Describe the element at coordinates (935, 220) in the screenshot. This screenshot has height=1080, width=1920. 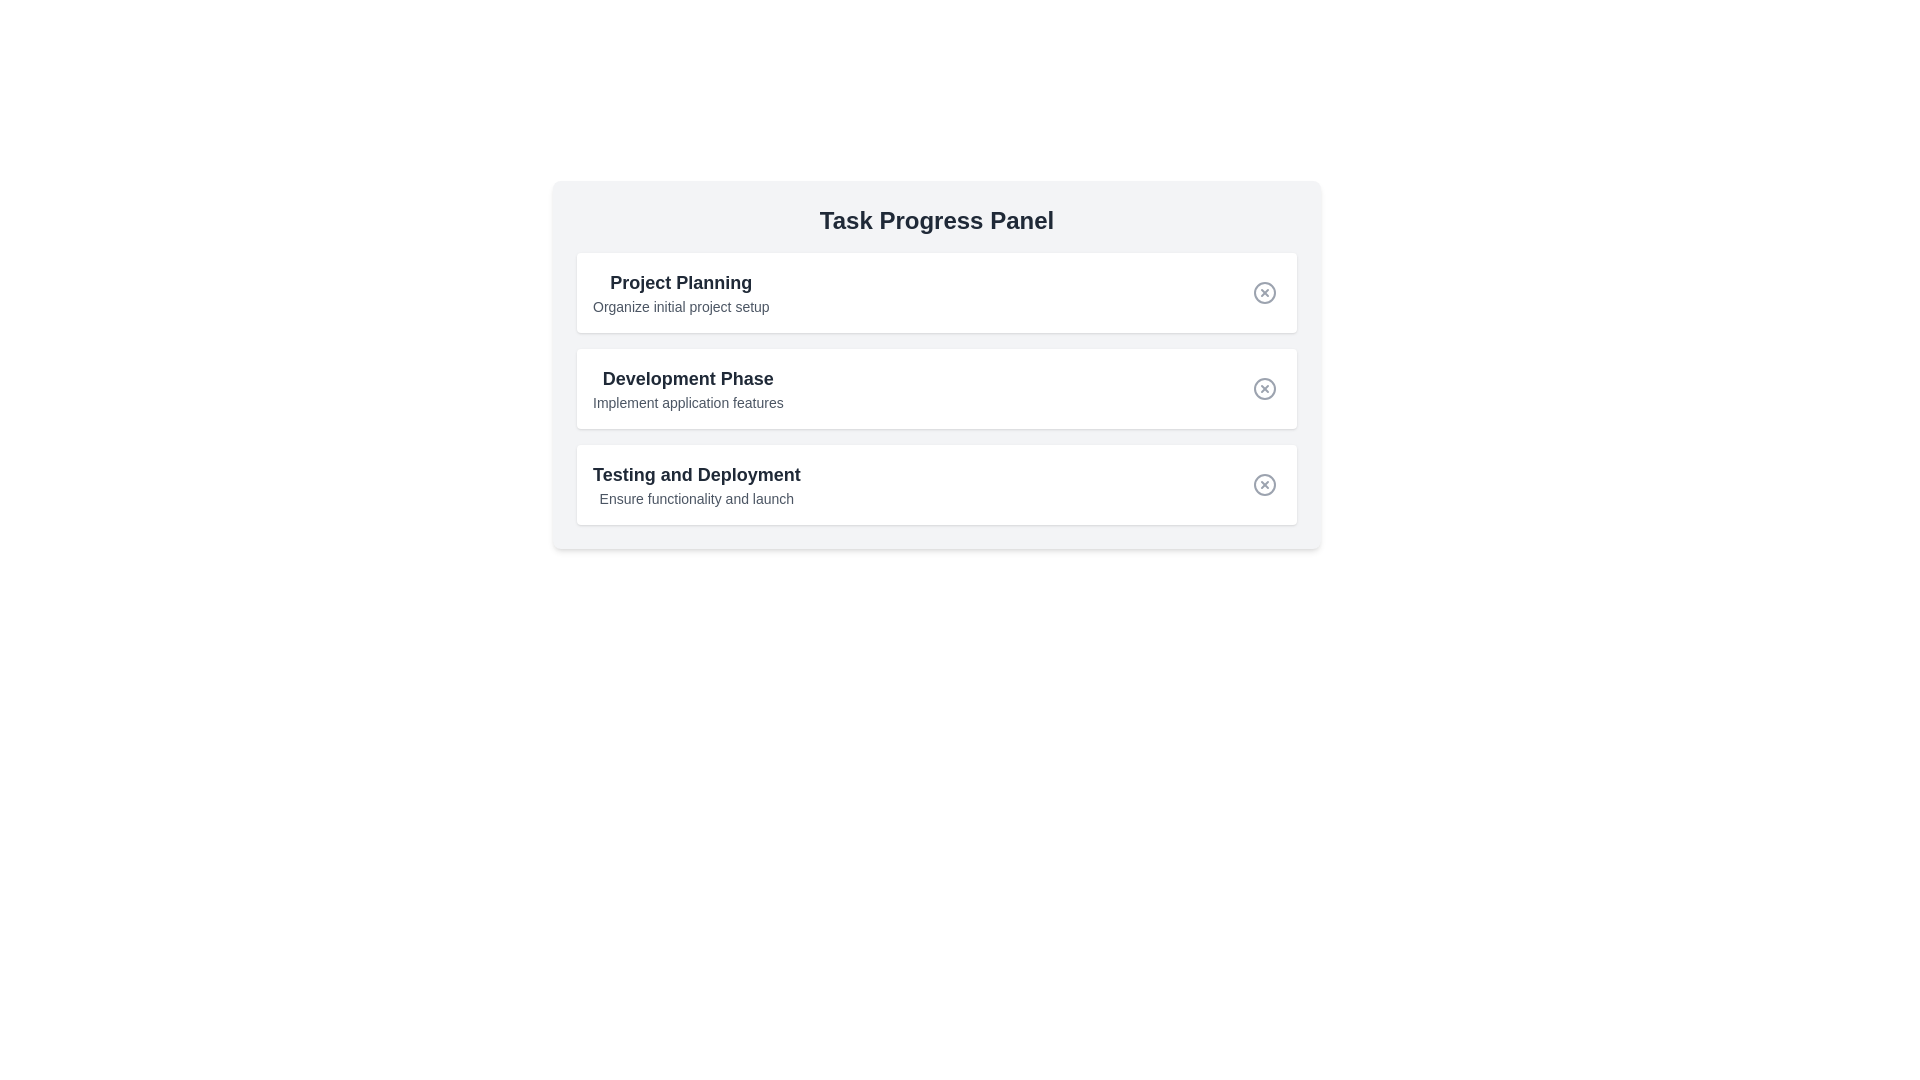
I see `the heading text element that serves as the title for the panel, indicating the purpose or content of the section` at that location.